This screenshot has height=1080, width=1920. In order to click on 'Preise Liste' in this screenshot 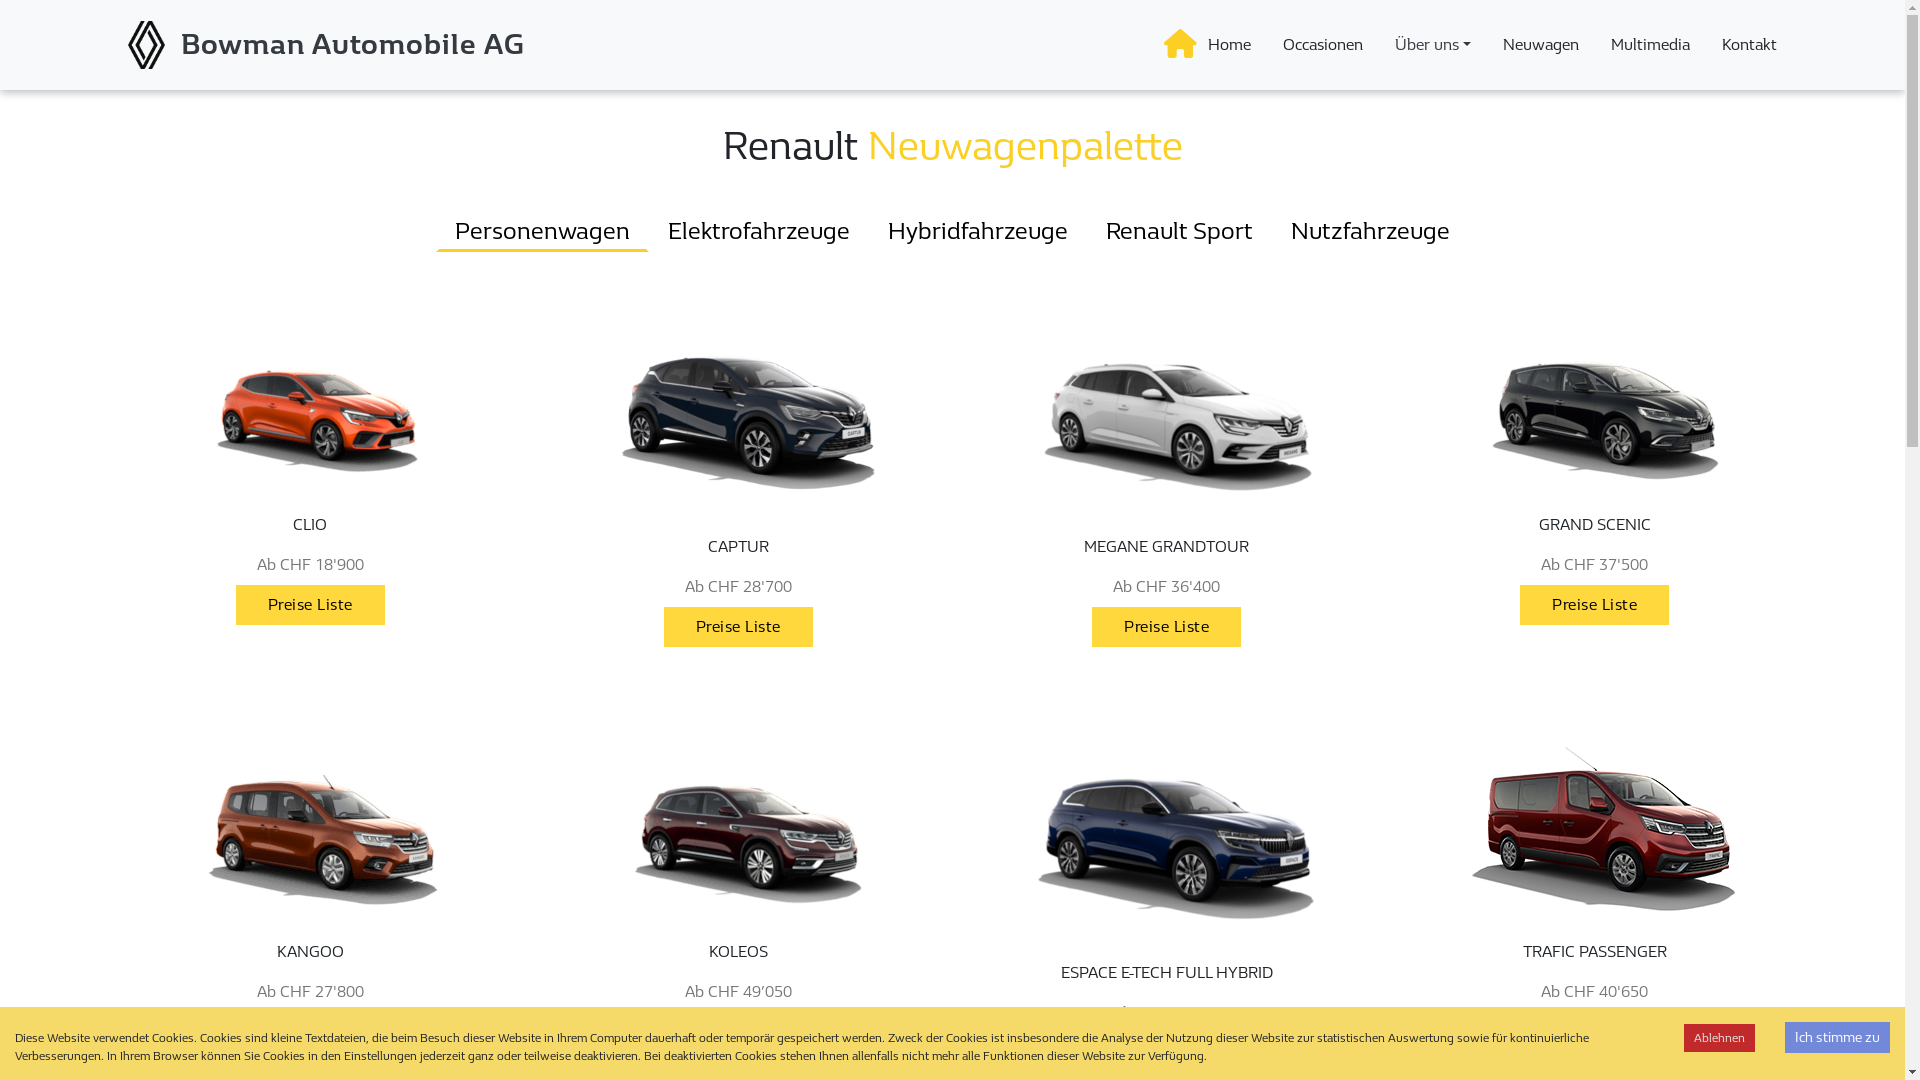, I will do `click(1166, 1052)`.